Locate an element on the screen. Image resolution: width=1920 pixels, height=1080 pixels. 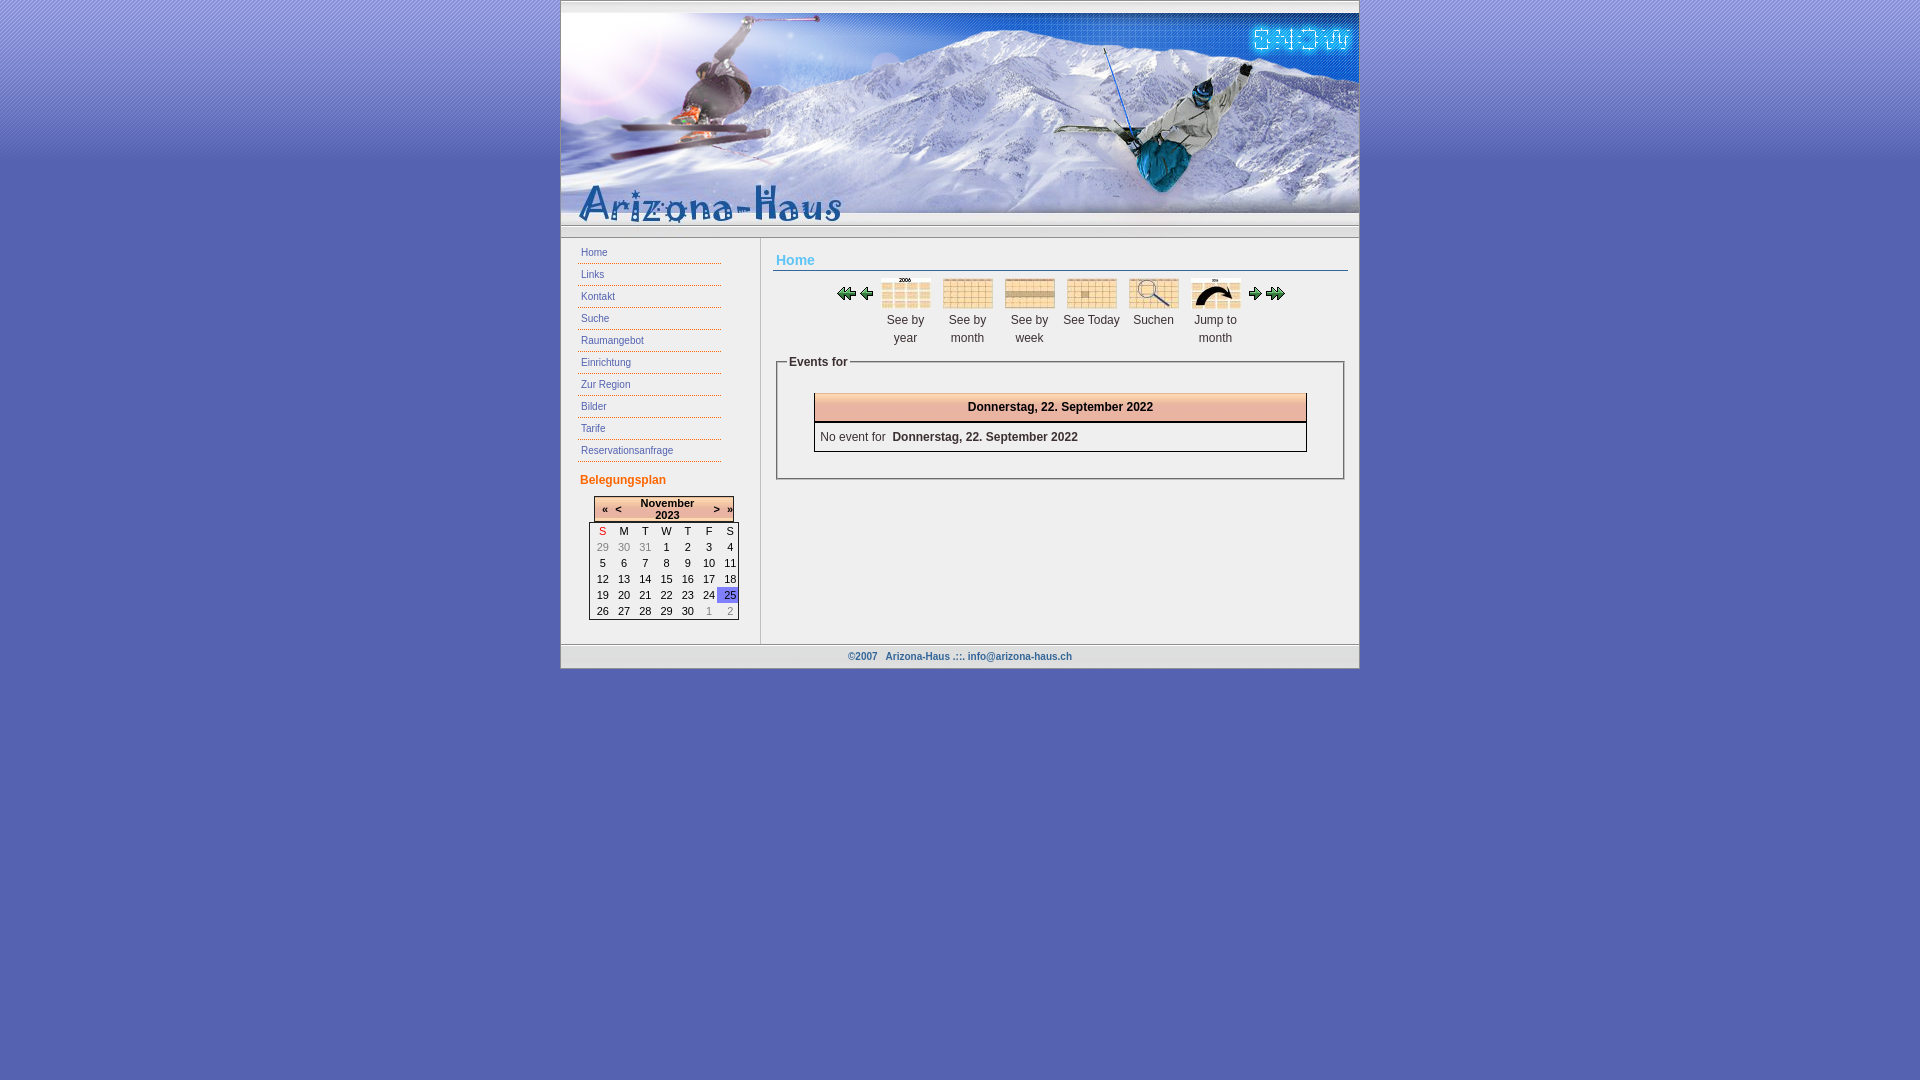
'13' is located at coordinates (623, 578).